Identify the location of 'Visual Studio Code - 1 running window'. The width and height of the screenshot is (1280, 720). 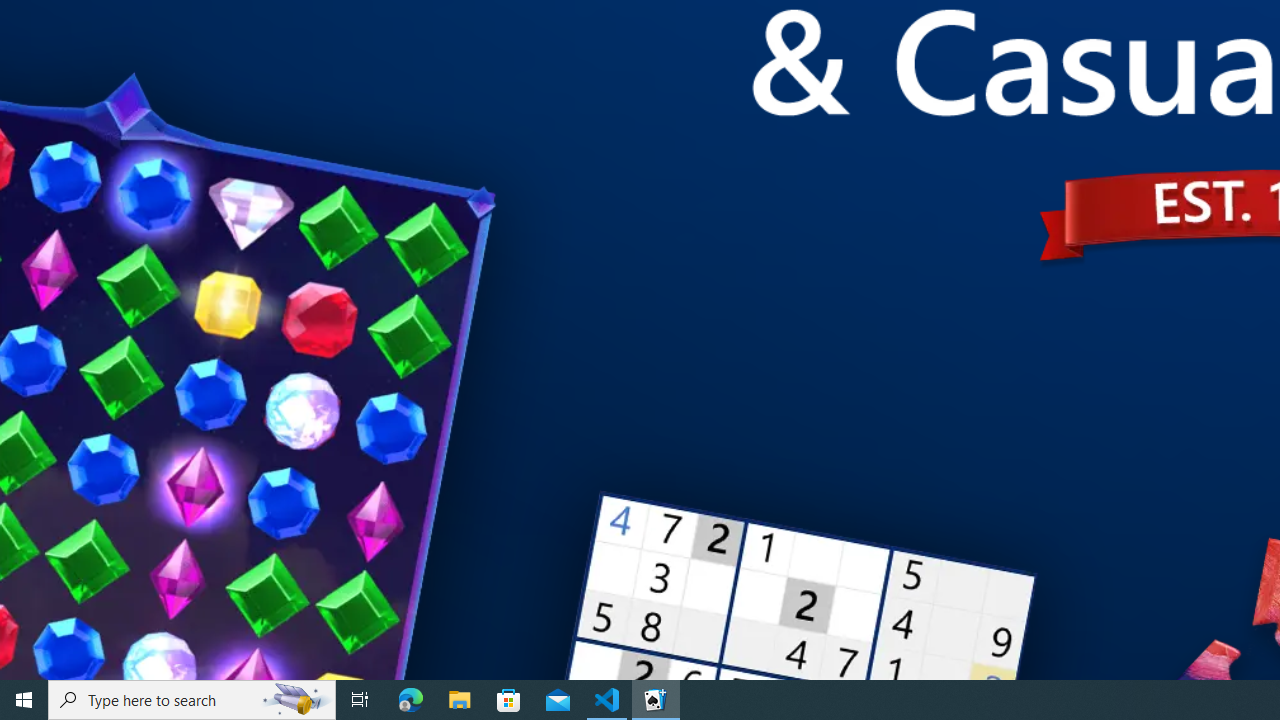
(606, 698).